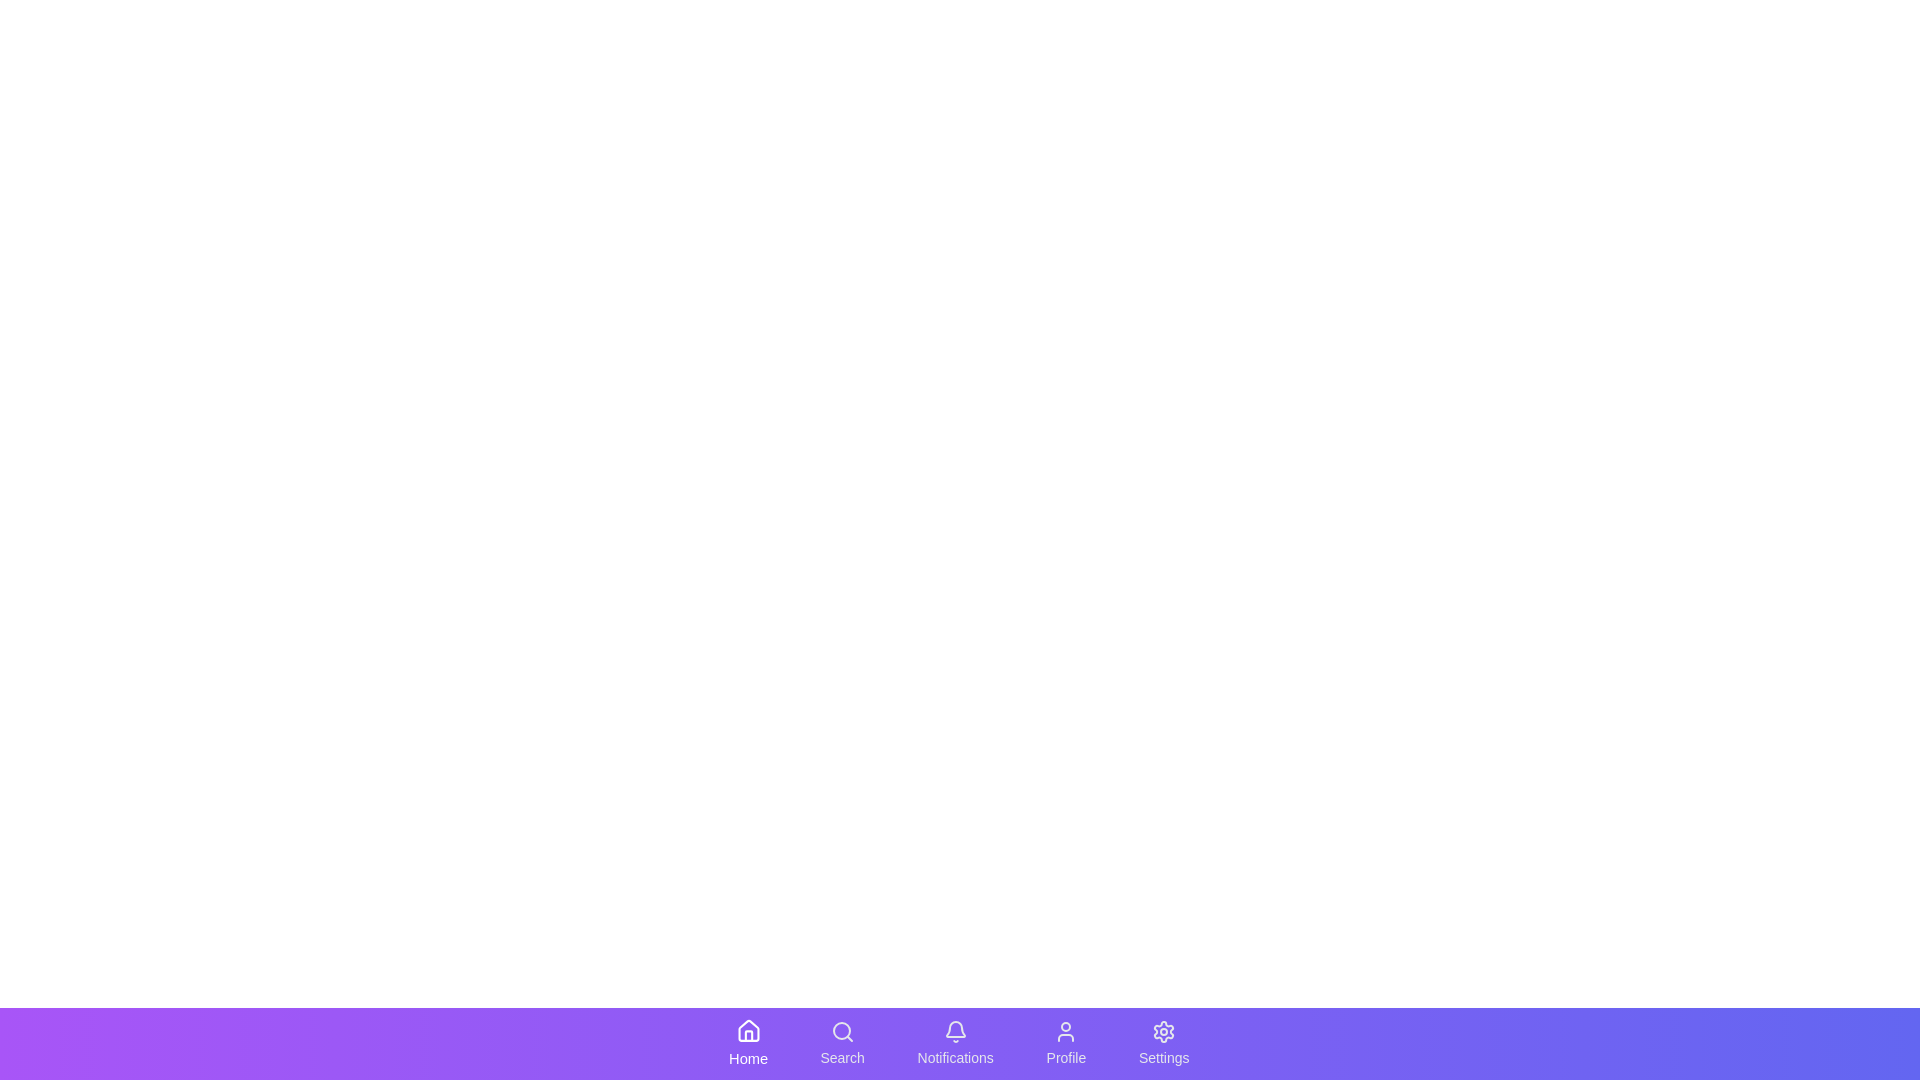  Describe the element at coordinates (843, 1043) in the screenshot. I see `the Search tab in the bottom navigation bar` at that location.